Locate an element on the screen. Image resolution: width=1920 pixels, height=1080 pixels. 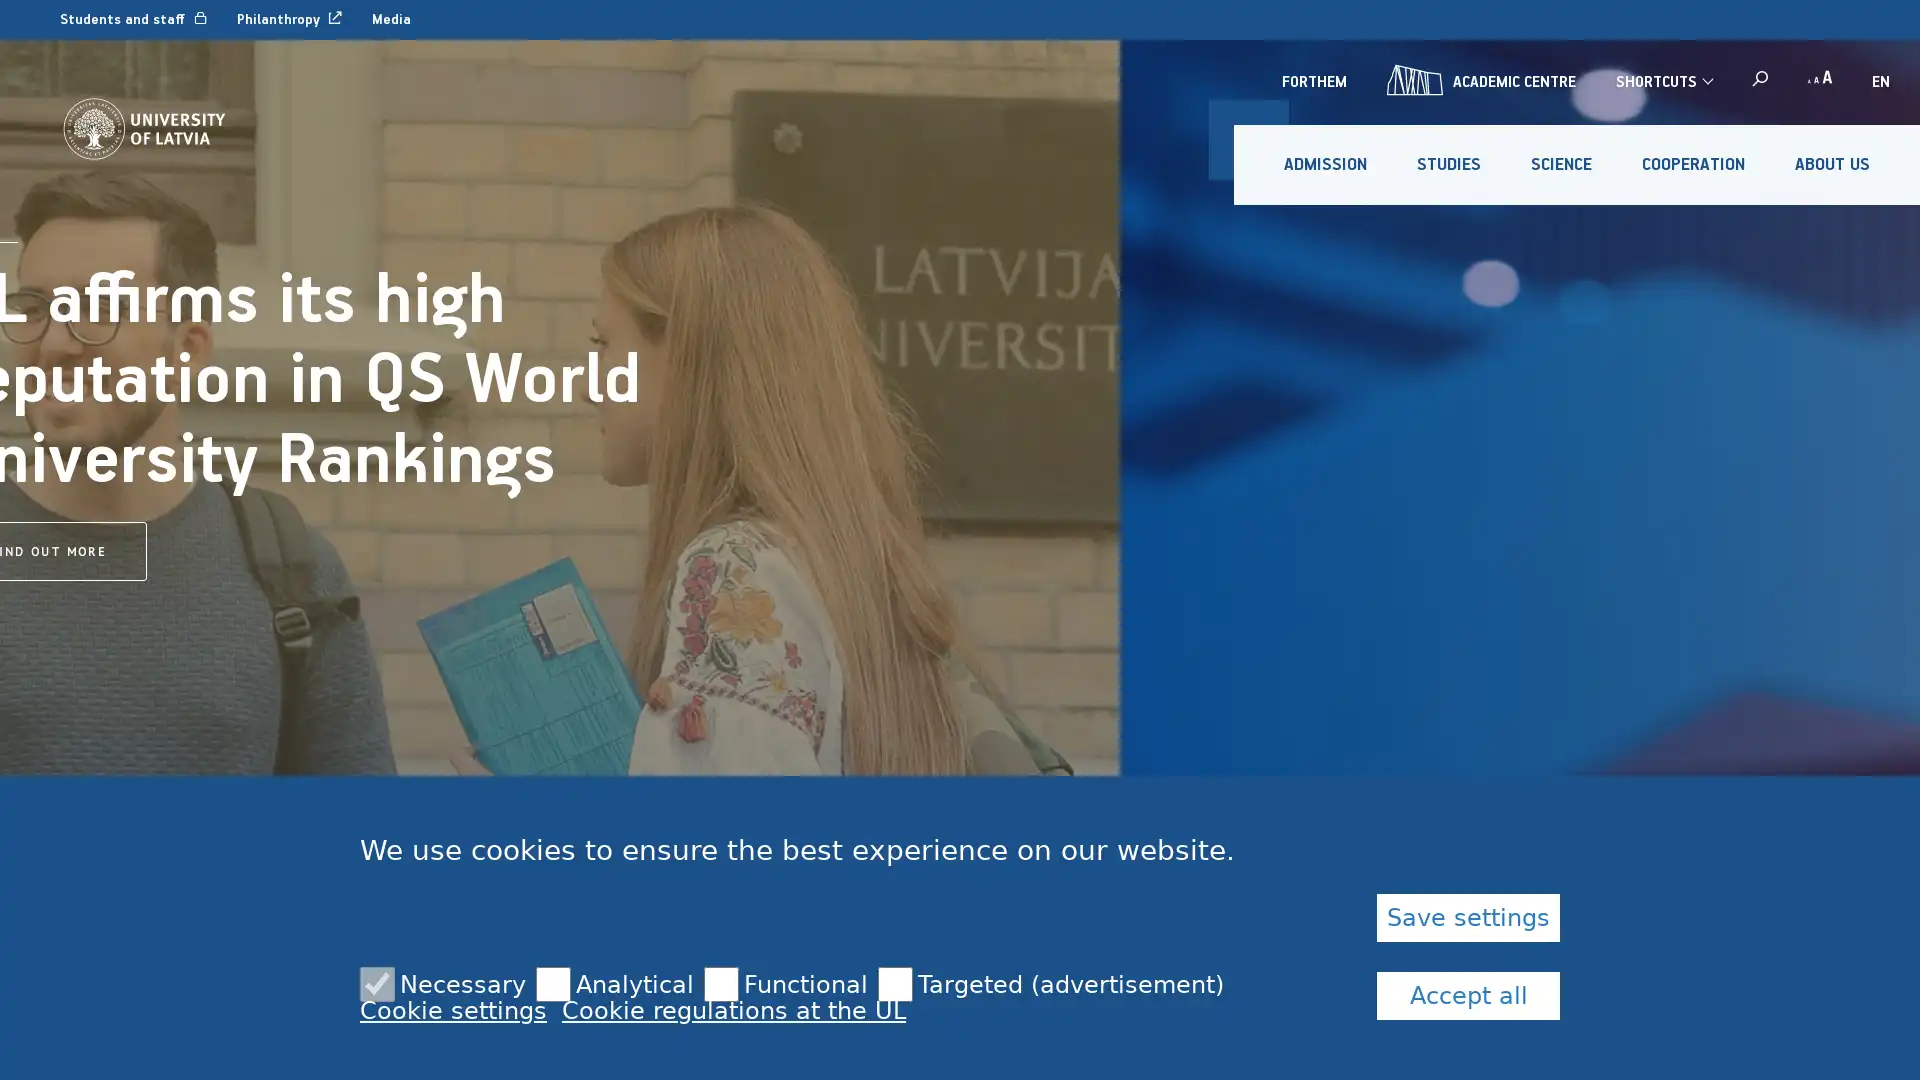
SCIENCE is located at coordinates (1560, 164).